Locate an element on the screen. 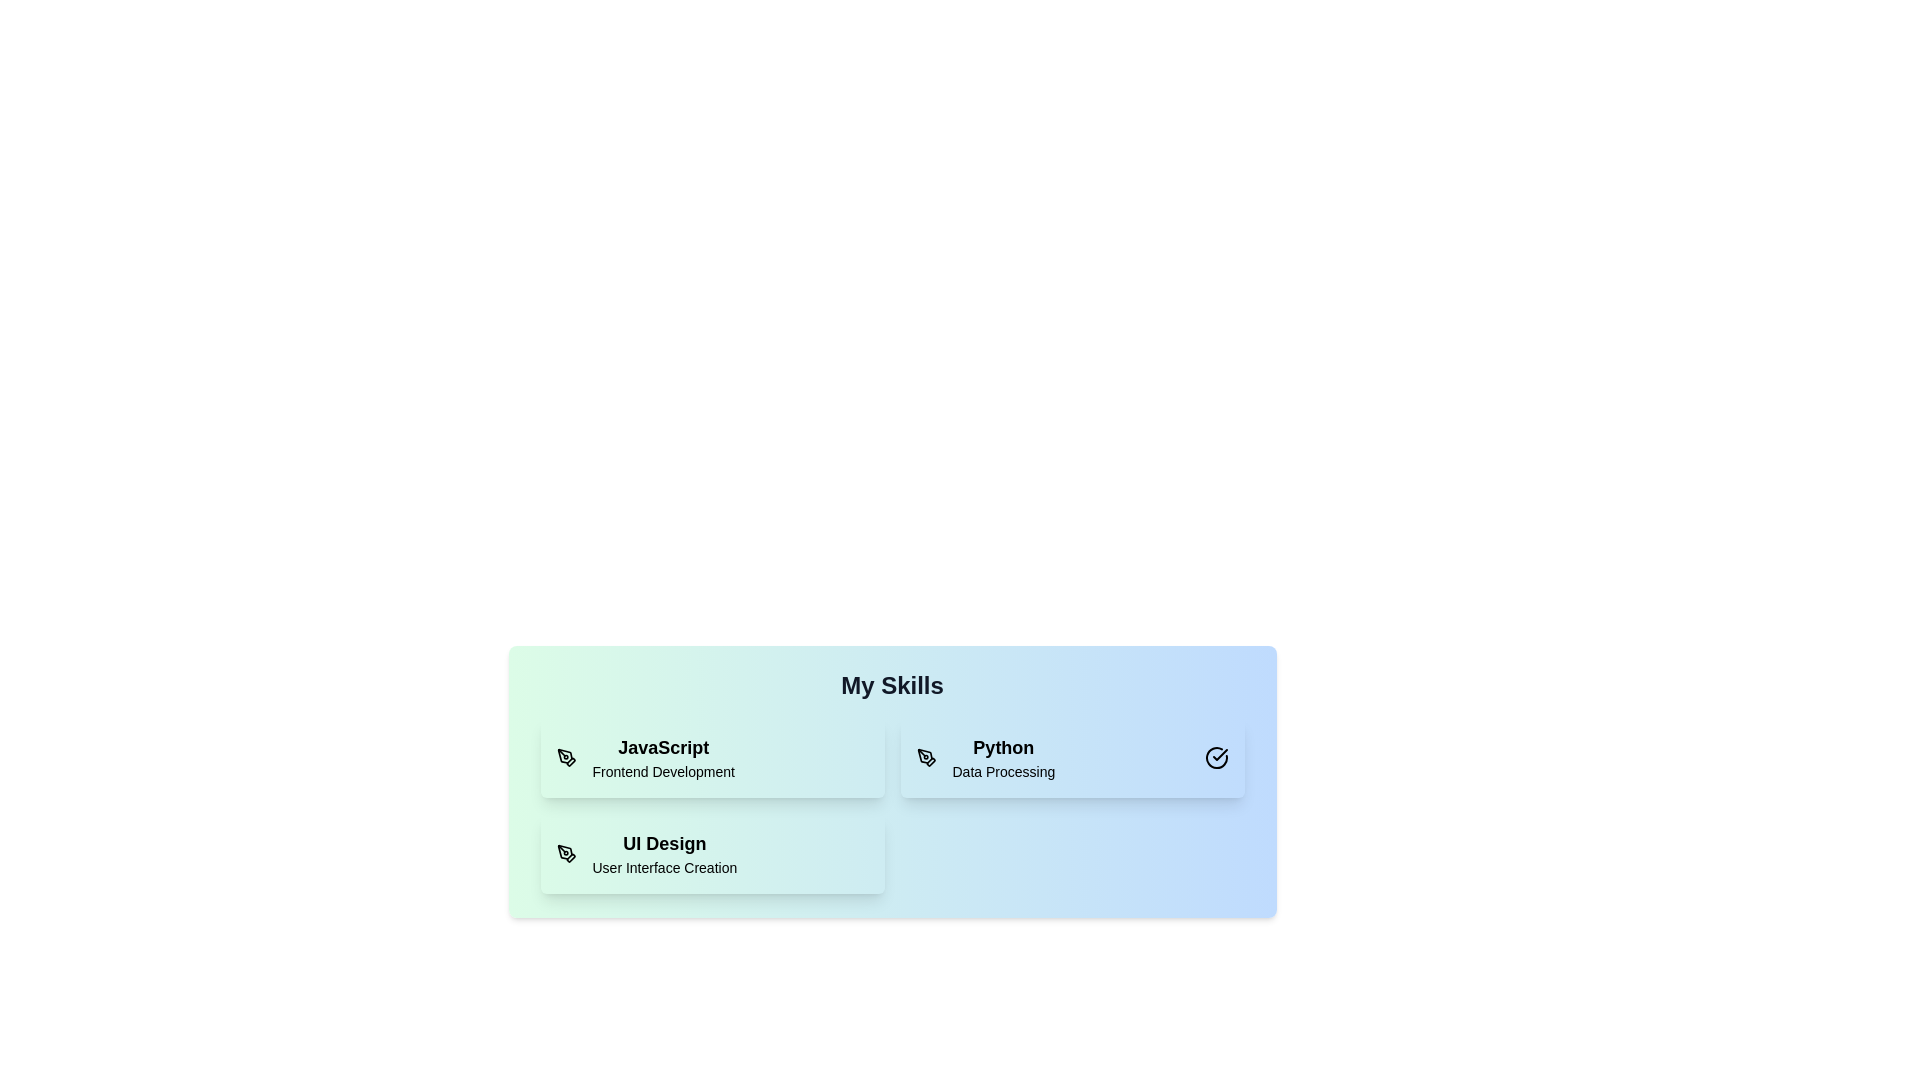 The height and width of the screenshot is (1080, 1920). the skill card corresponding to Python to toggle its selection is located at coordinates (1071, 758).